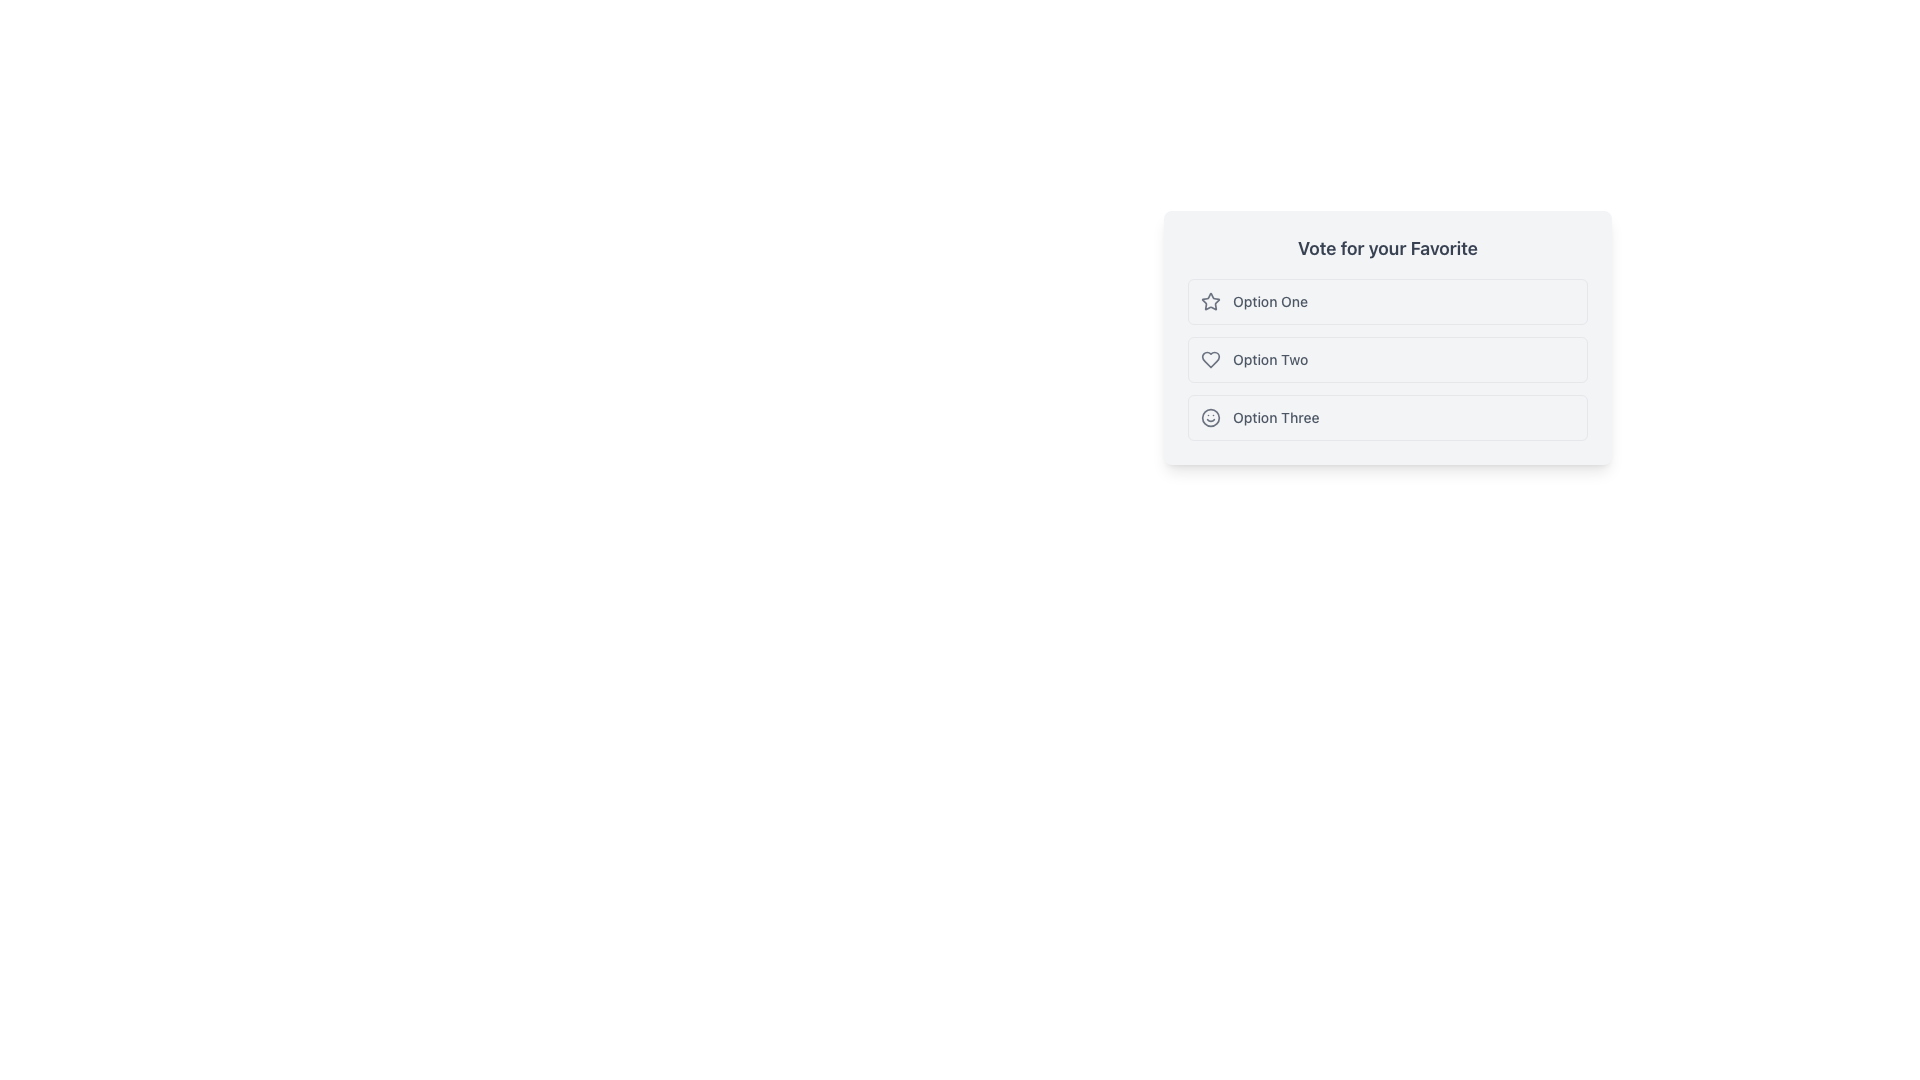 This screenshot has height=1080, width=1920. What do you see at coordinates (1209, 301) in the screenshot?
I see `the first icon to the left of the 'Option One' text in the vertical list of options` at bounding box center [1209, 301].